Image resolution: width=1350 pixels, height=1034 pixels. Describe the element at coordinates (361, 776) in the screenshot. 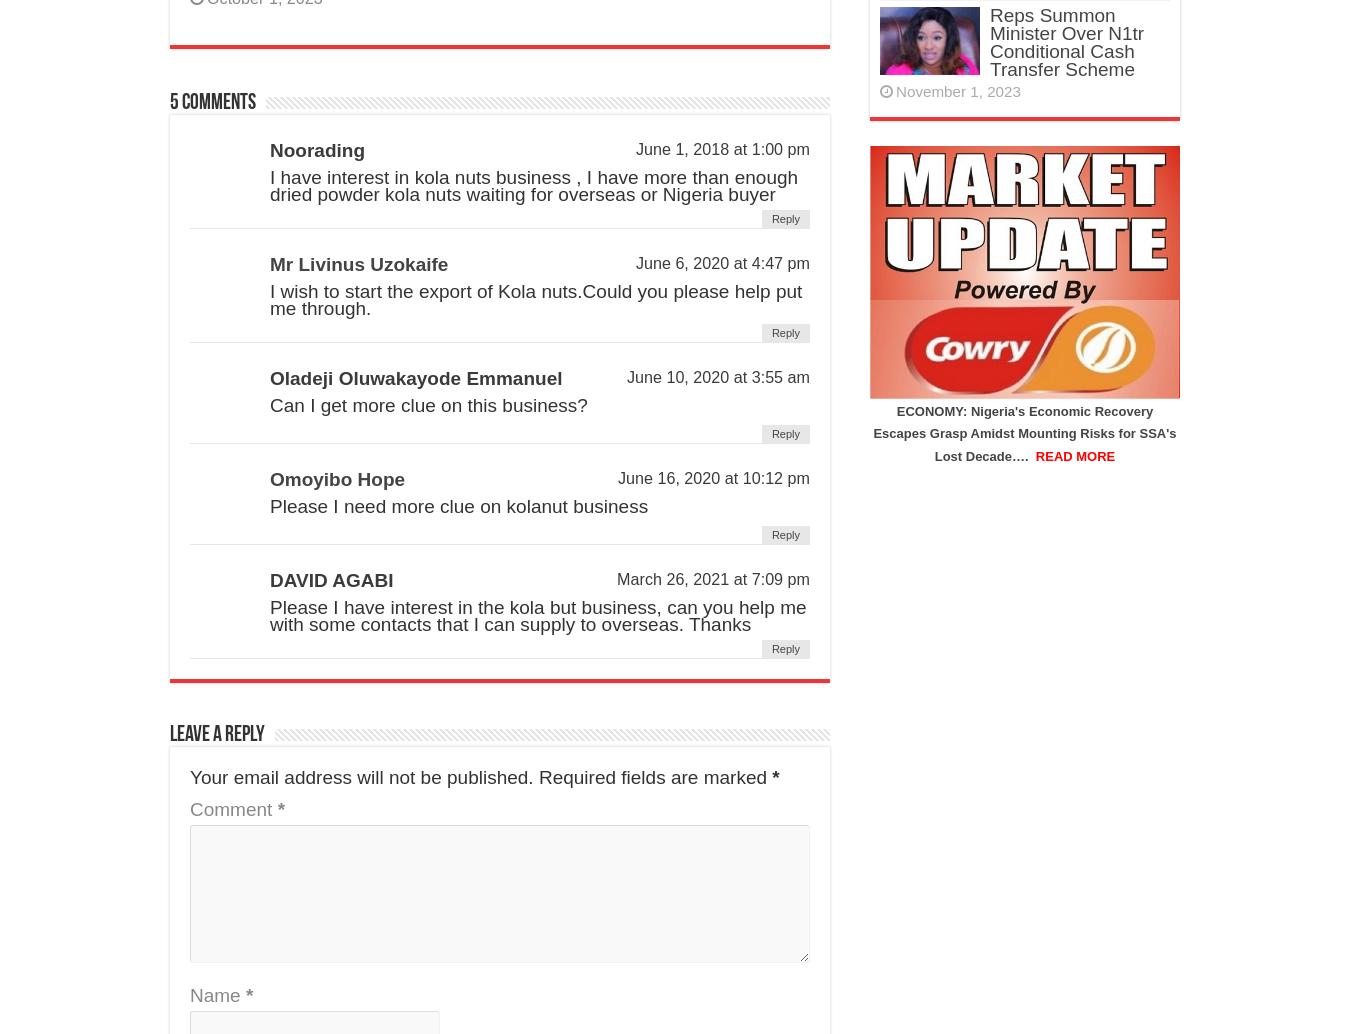

I see `'Your email address will not be published.'` at that location.